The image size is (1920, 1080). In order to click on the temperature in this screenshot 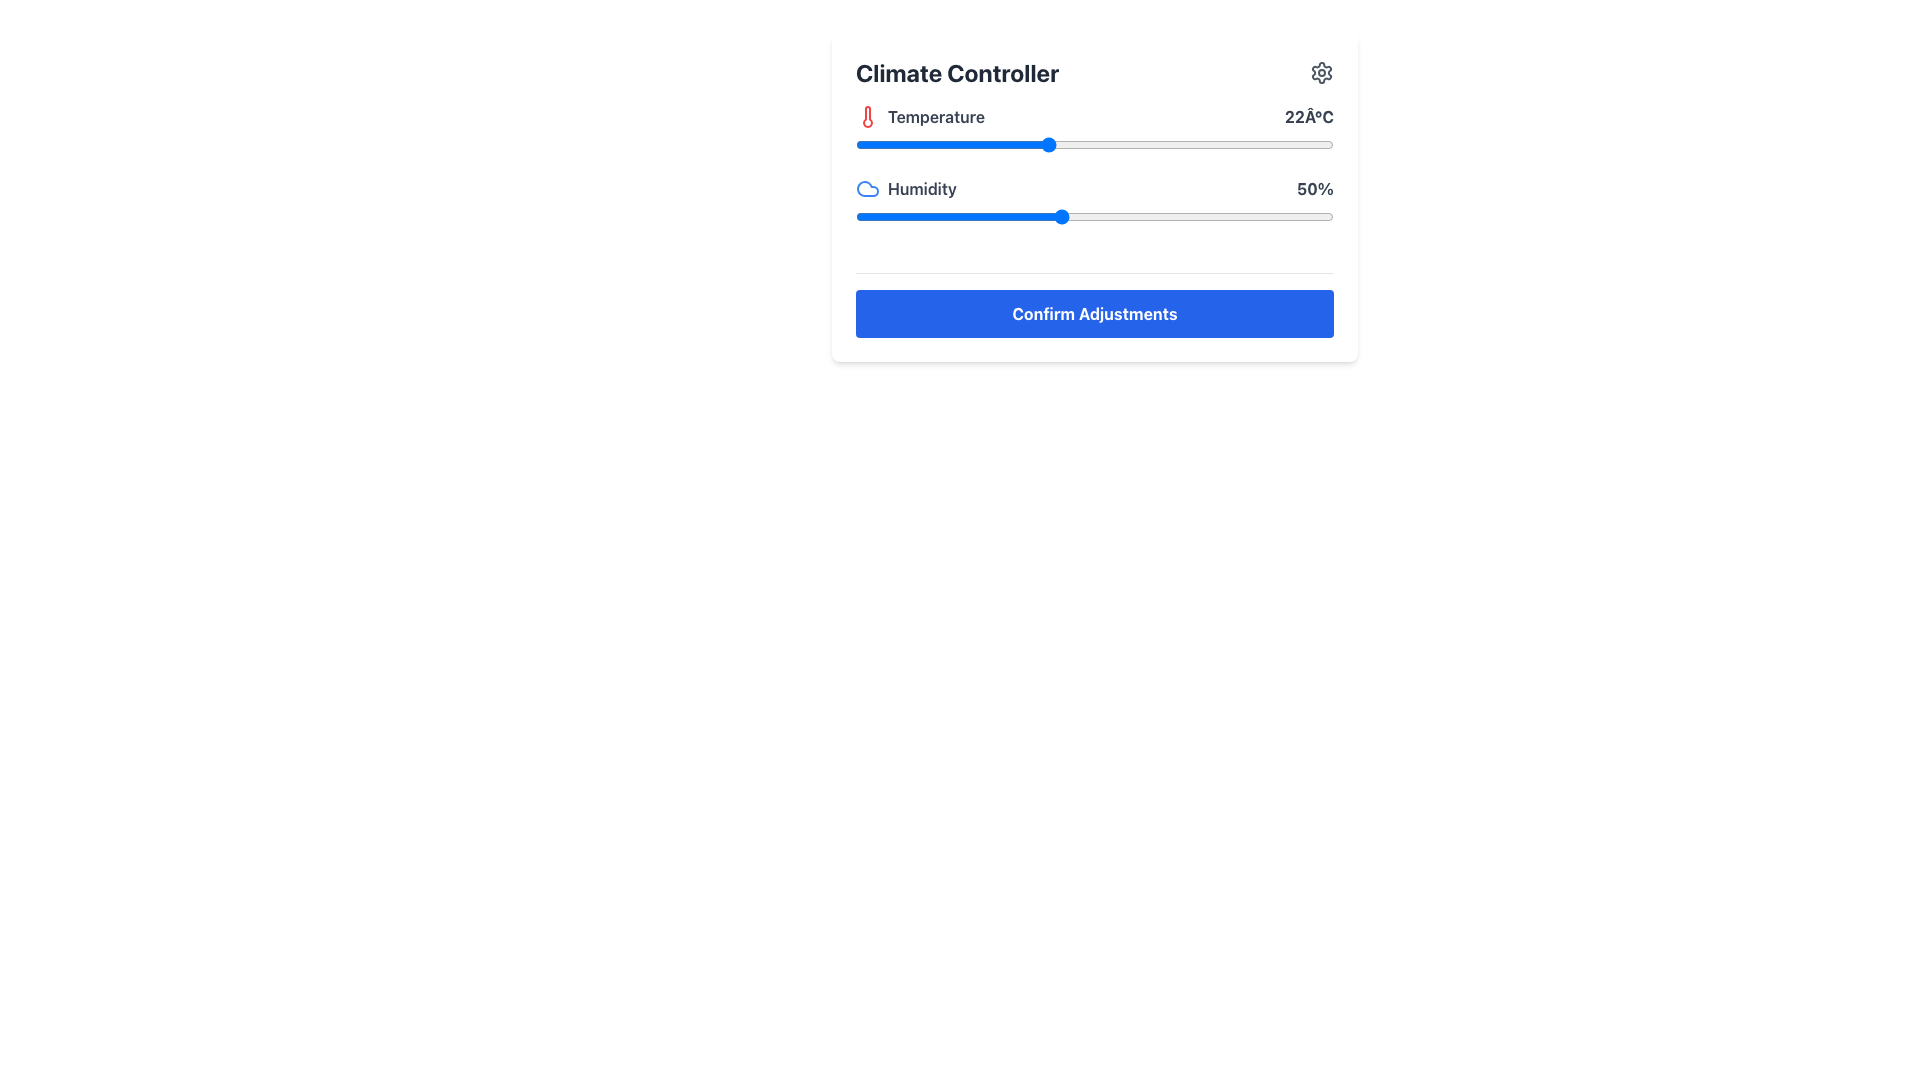, I will do `click(1015, 144)`.